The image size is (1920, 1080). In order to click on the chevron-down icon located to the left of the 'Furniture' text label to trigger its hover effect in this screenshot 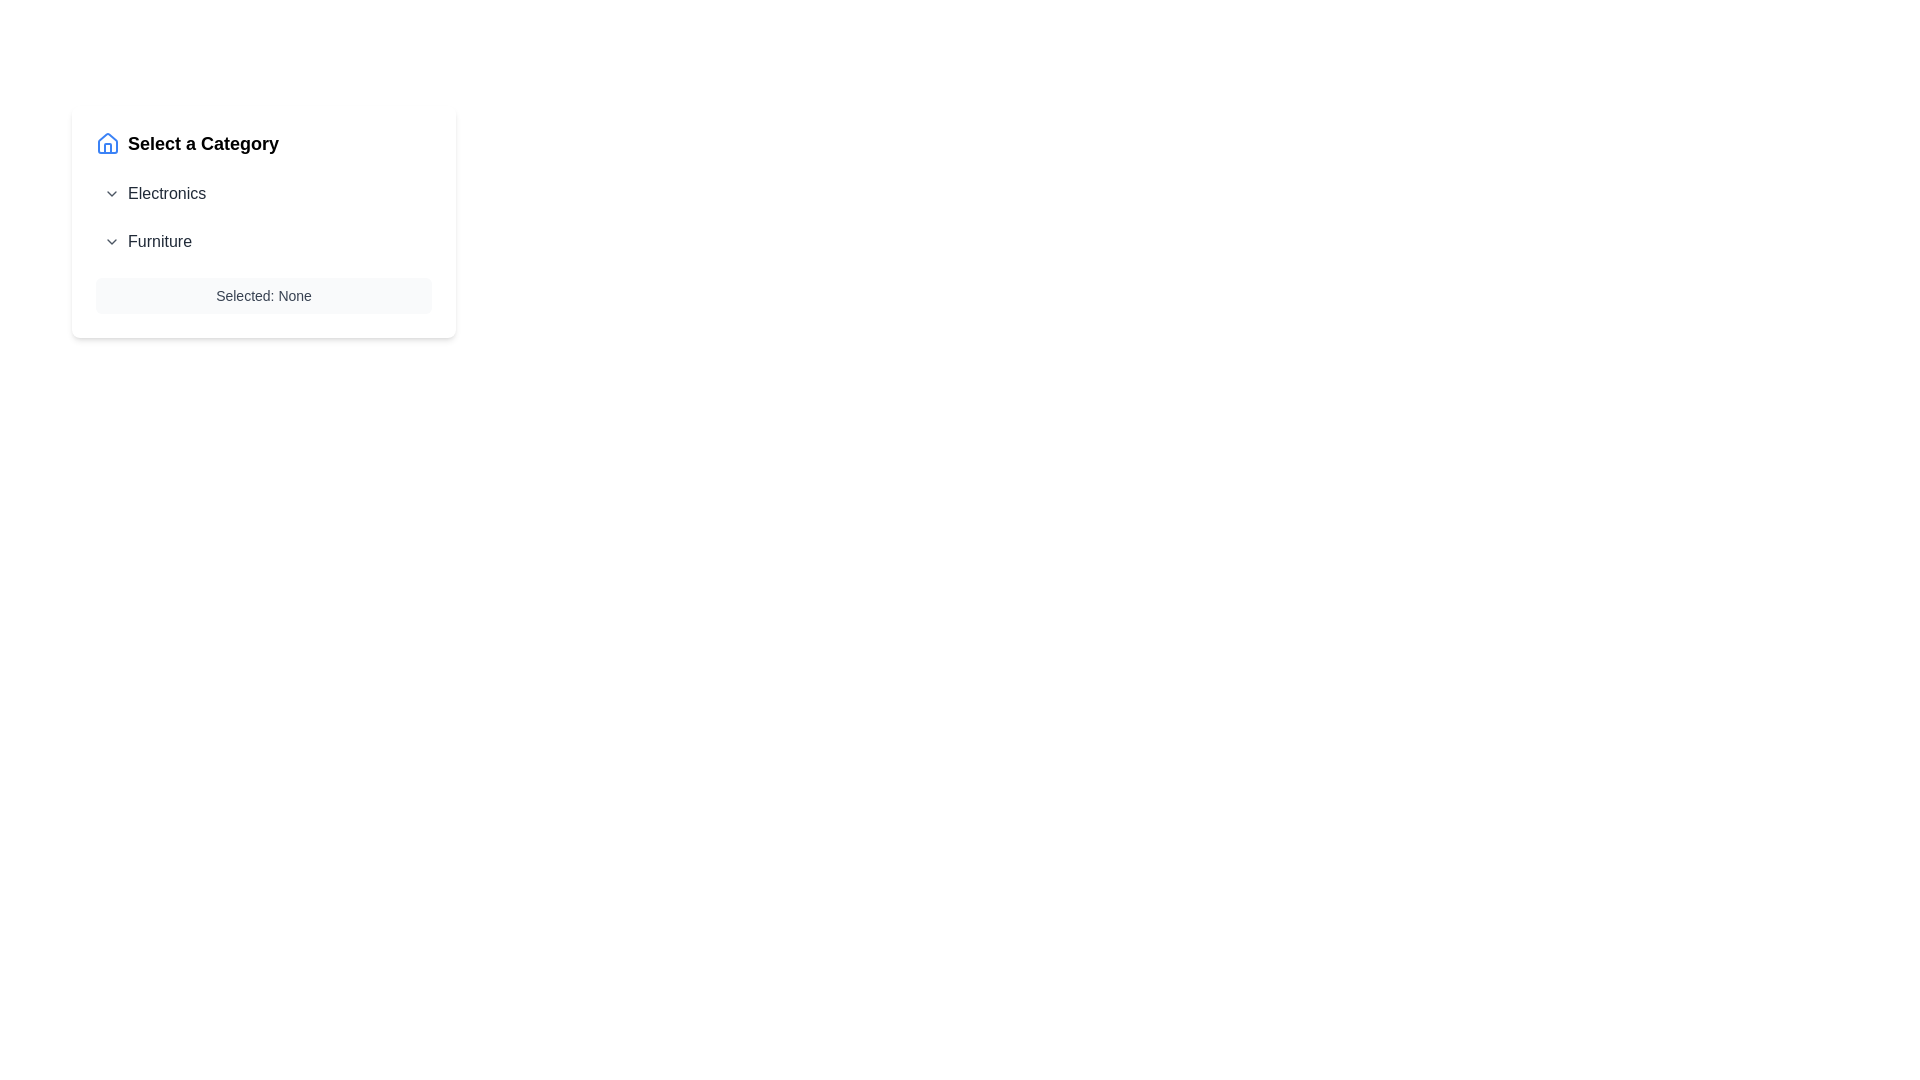, I will do `click(110, 241)`.